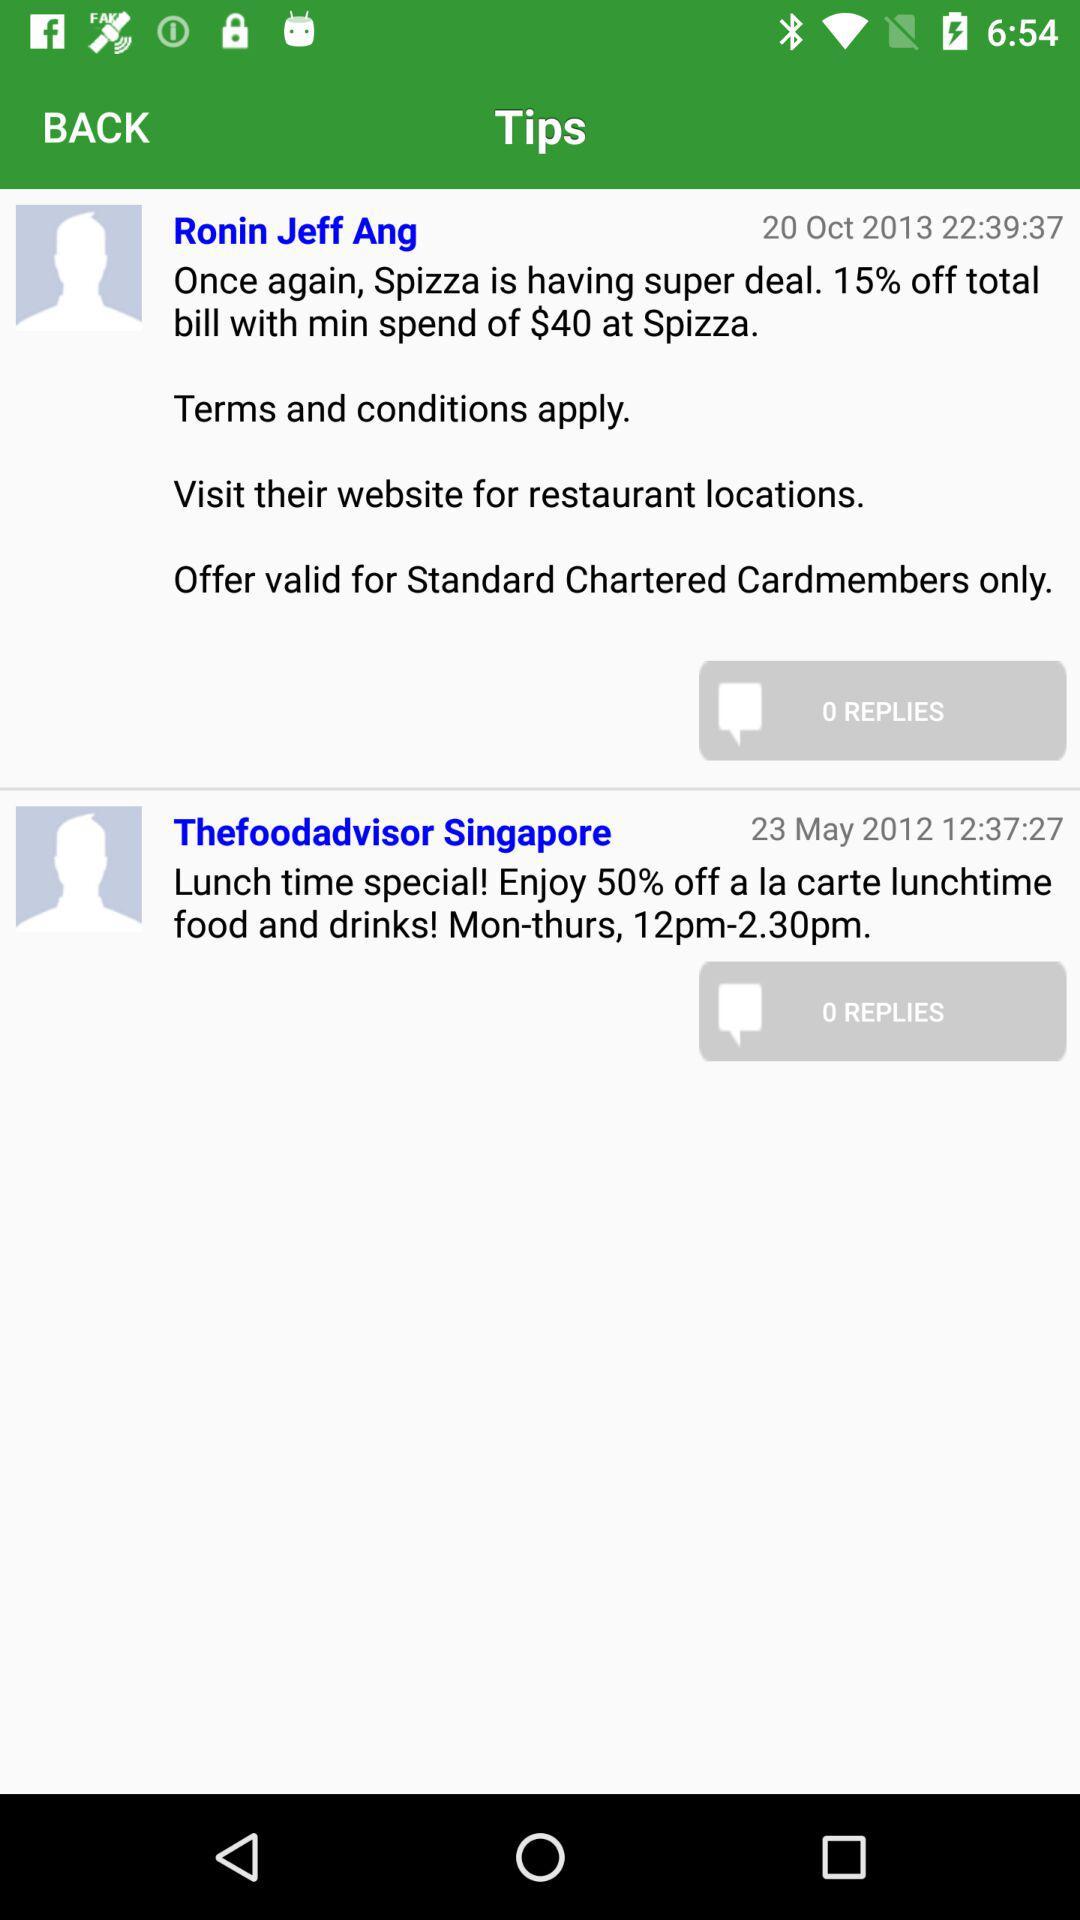  Describe the element at coordinates (617, 900) in the screenshot. I see `the item below thefoodadvisor singapore` at that location.